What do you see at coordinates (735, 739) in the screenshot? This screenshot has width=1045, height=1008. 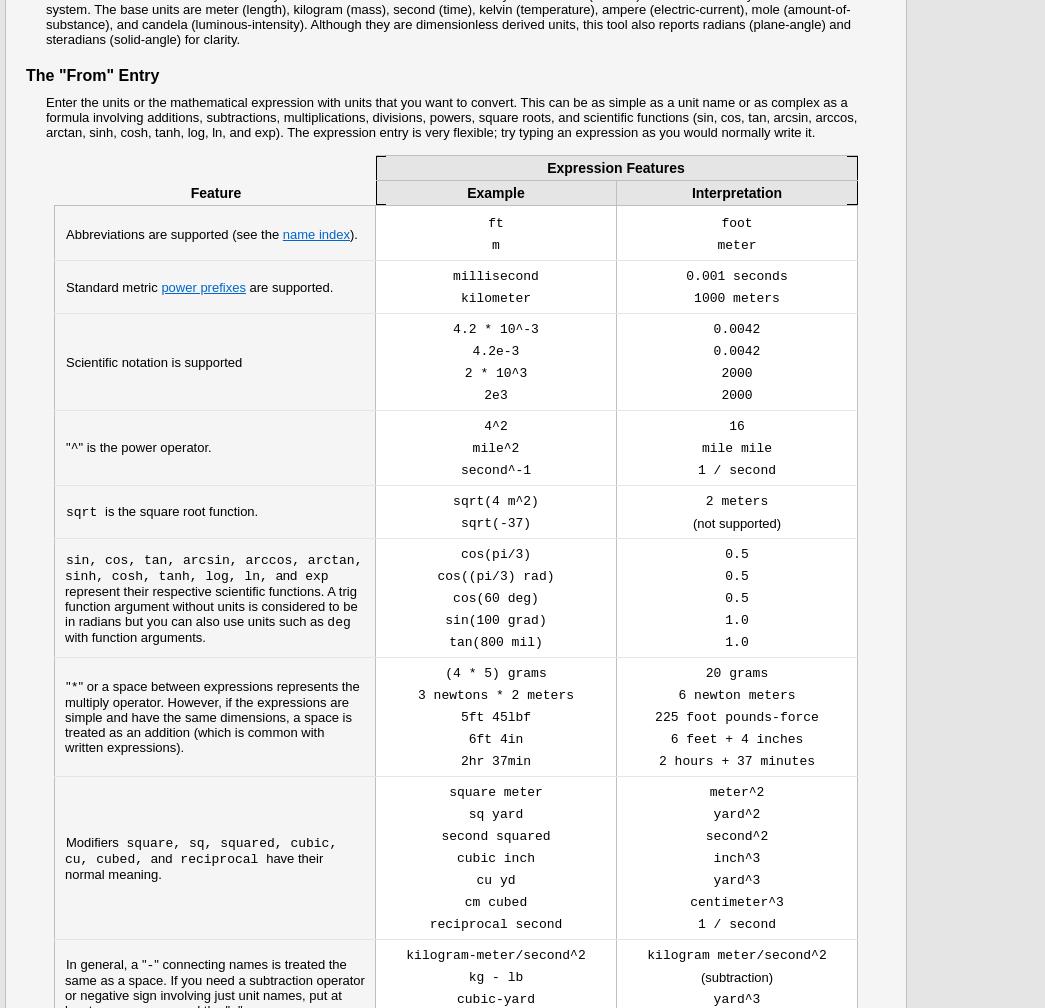 I see `'6 feet + 4 inches'` at bounding box center [735, 739].